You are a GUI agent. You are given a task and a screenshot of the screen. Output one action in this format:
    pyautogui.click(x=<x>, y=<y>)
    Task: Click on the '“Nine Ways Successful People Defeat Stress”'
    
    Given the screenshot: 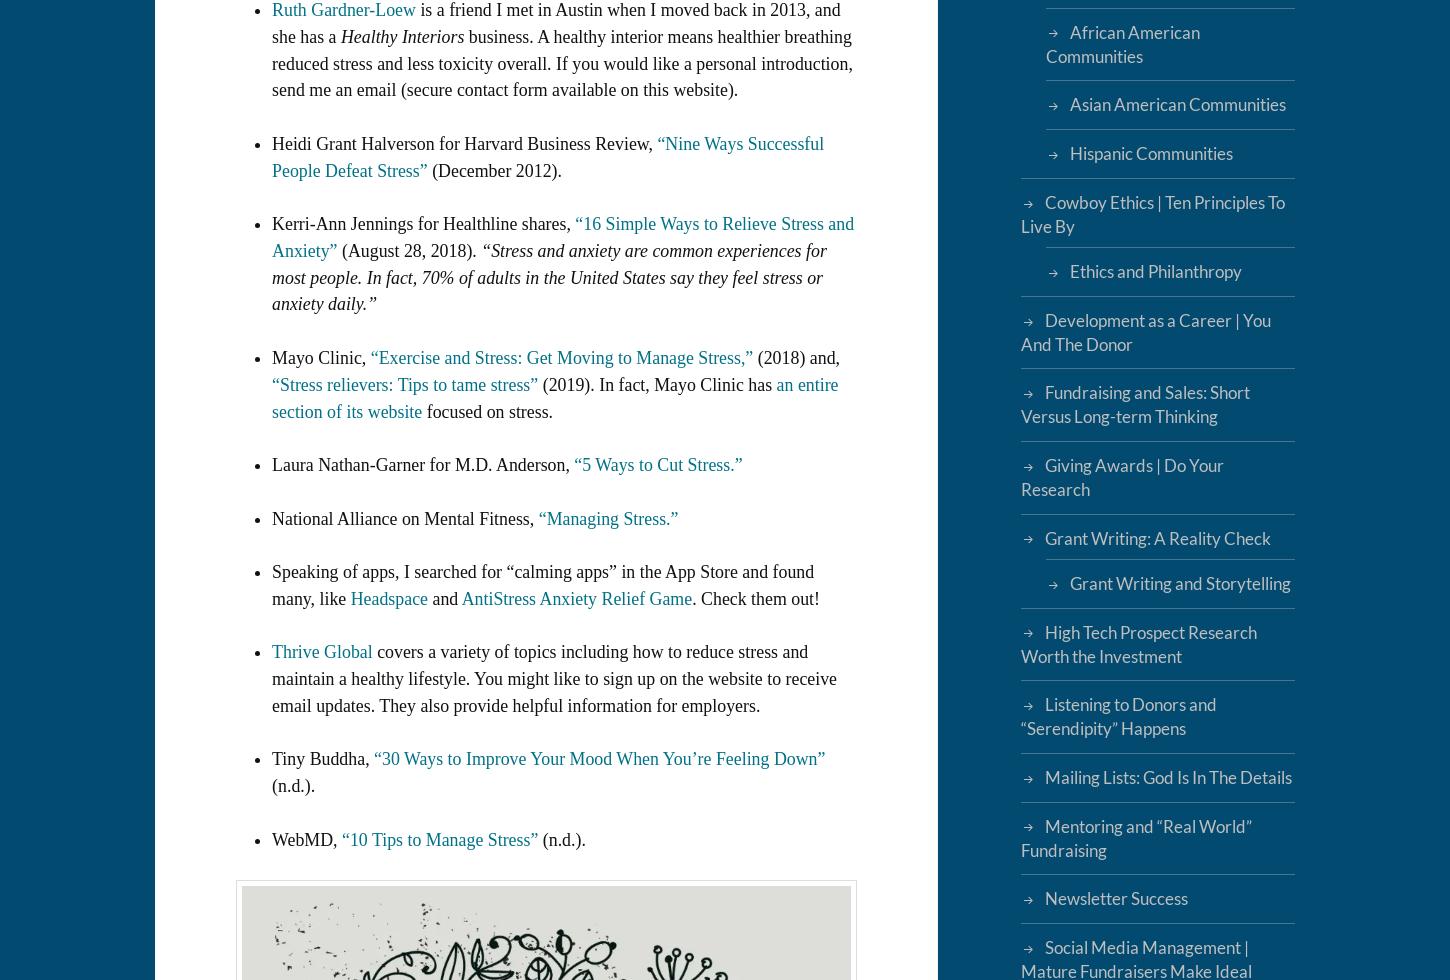 What is the action you would take?
    pyautogui.click(x=272, y=156)
    